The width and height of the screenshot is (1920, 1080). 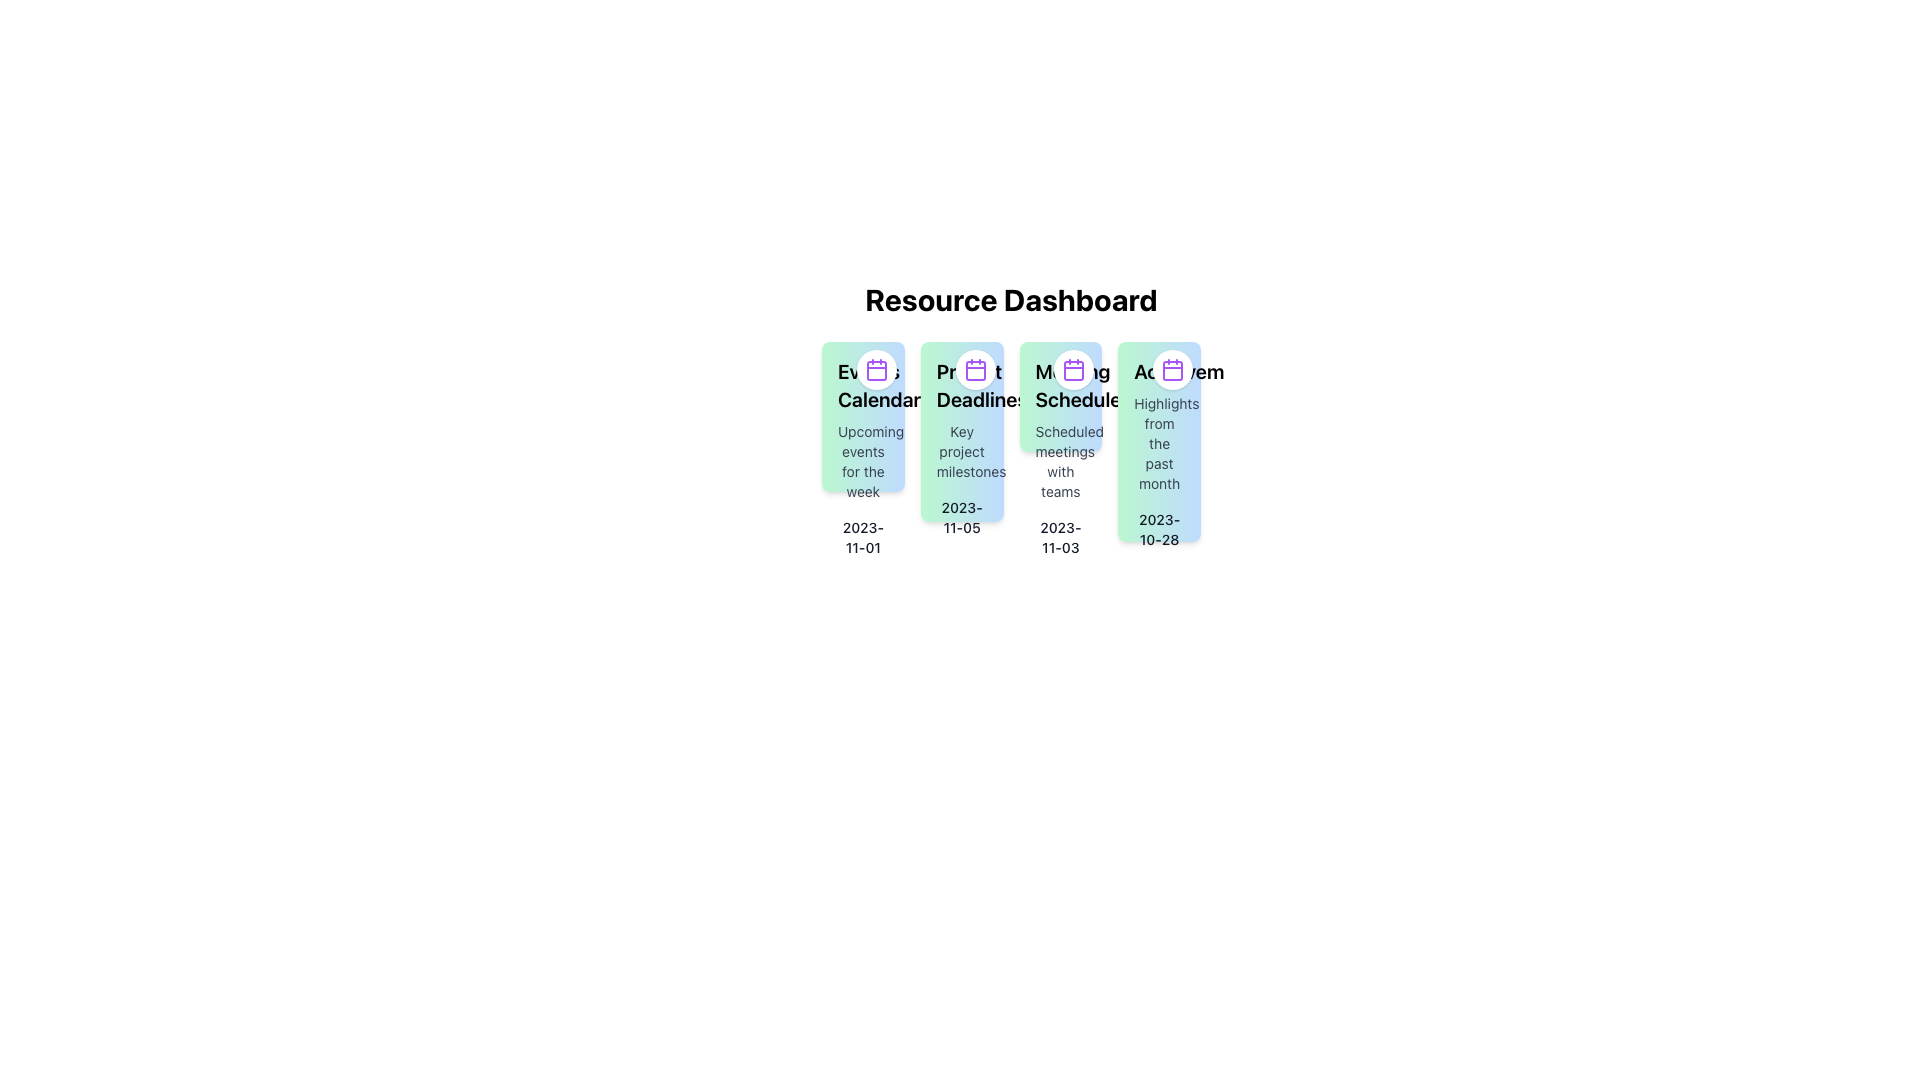 I want to click on information presented on the Information Card, which is the second card from the left in a row of four, displaying project deadlines and descriptions, so click(x=1011, y=455).